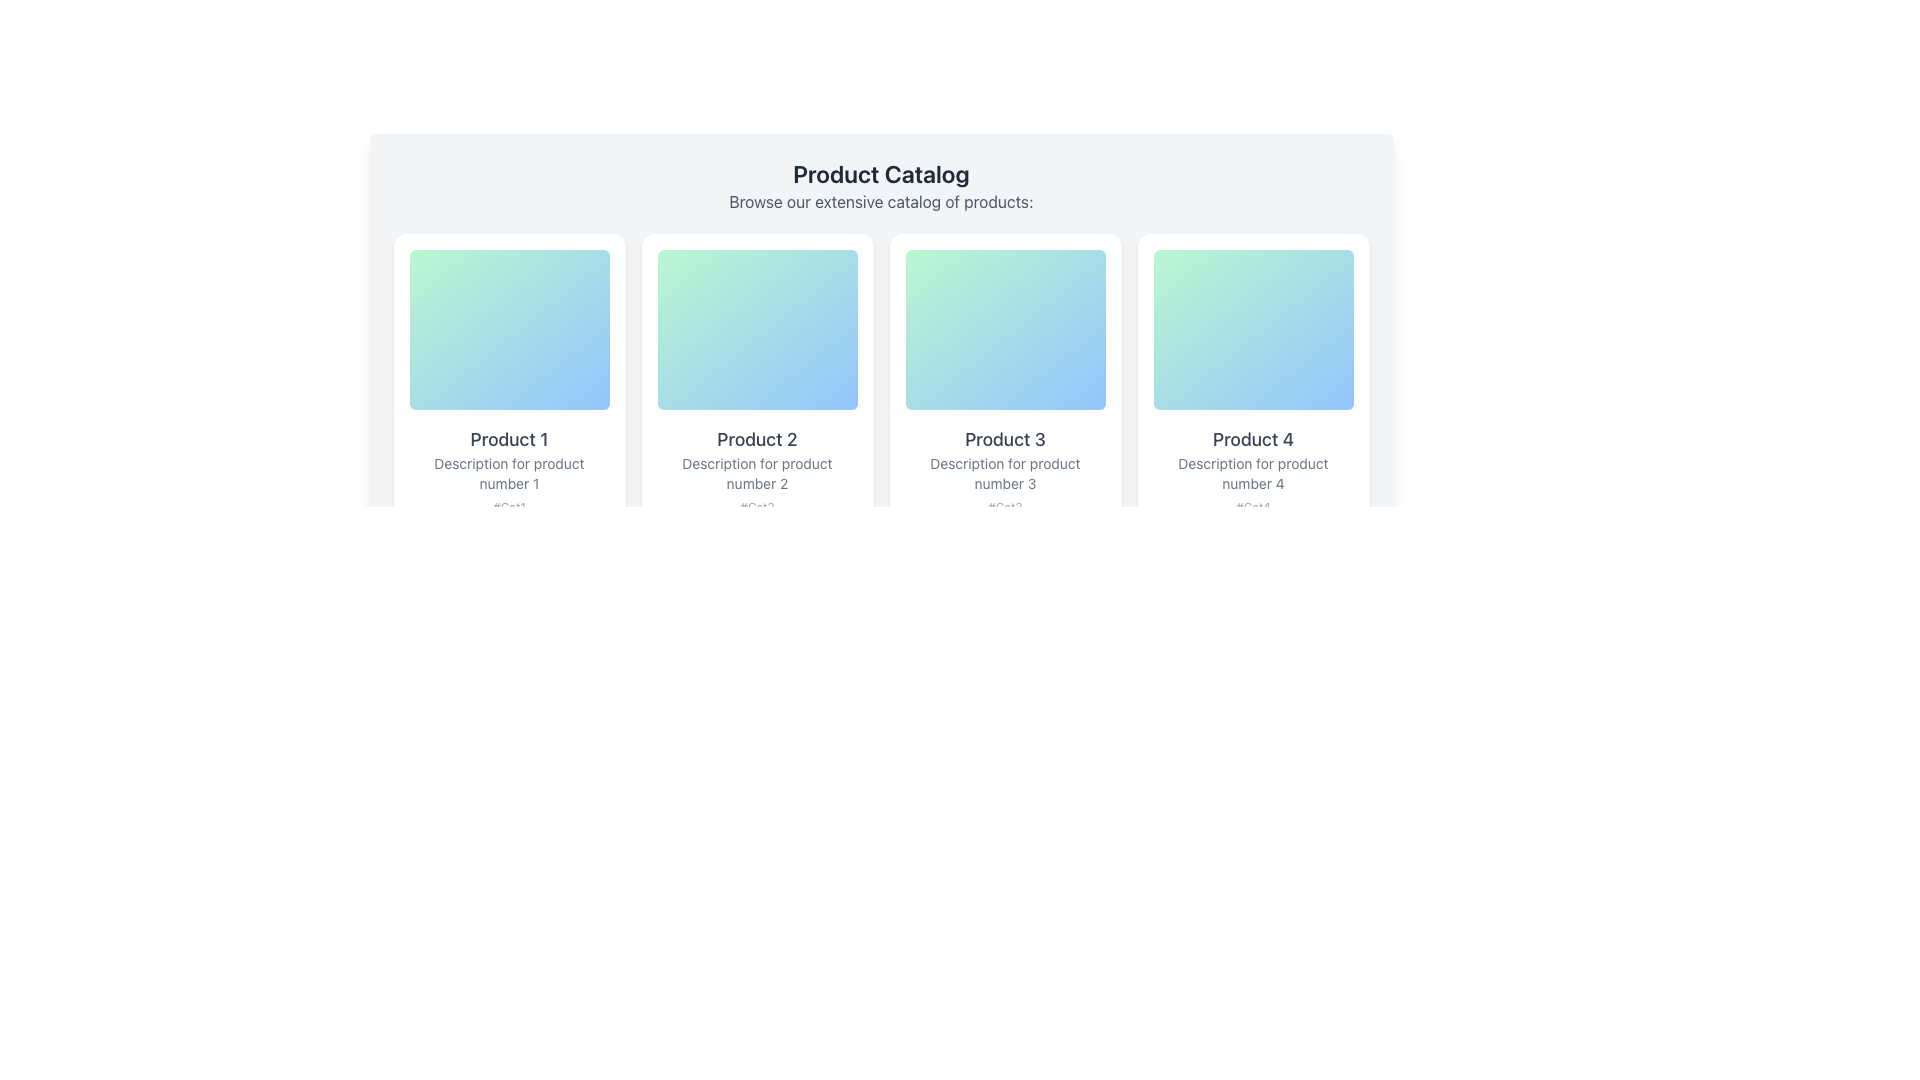  What do you see at coordinates (756, 329) in the screenshot?
I see `the vertically rectangular gradient-filled box with rounded corners located at the top of the 'Product 2' card` at bounding box center [756, 329].